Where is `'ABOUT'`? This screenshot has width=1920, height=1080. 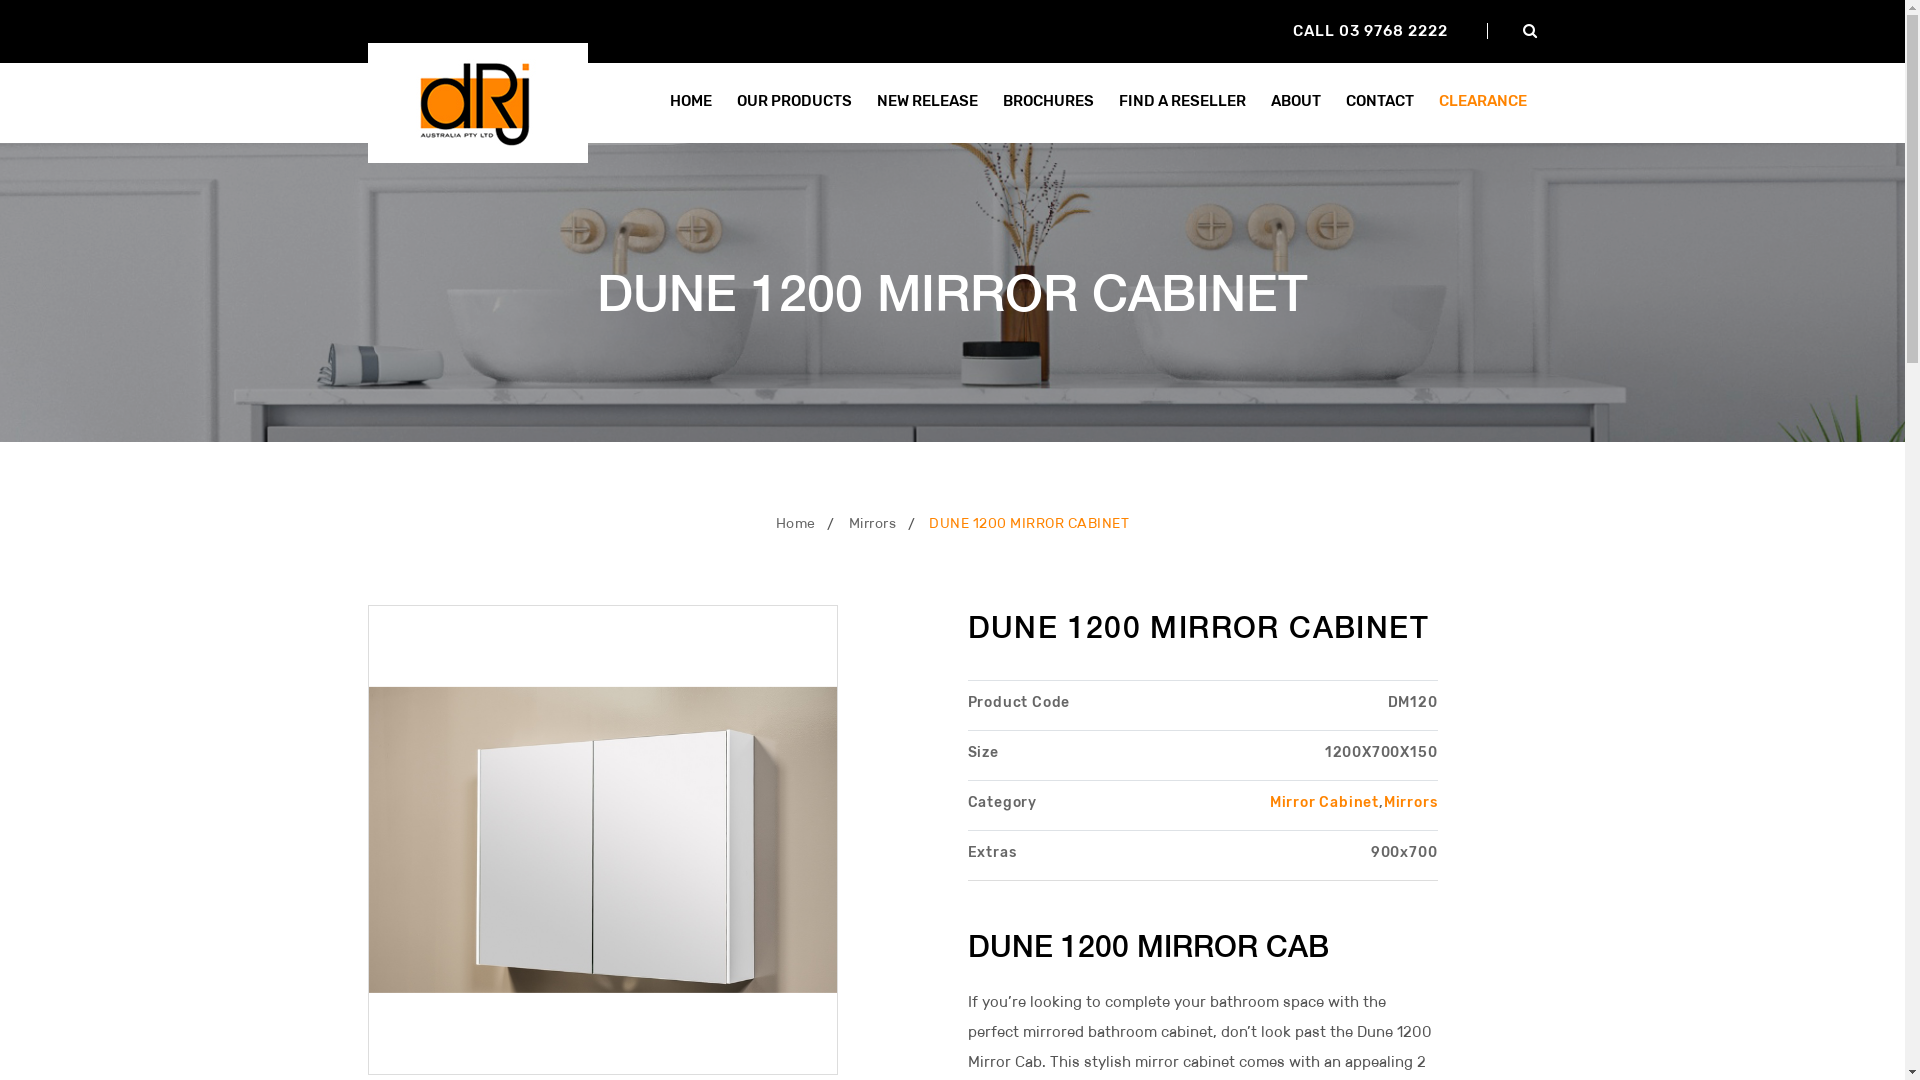
'ABOUT' is located at coordinates (1296, 101).